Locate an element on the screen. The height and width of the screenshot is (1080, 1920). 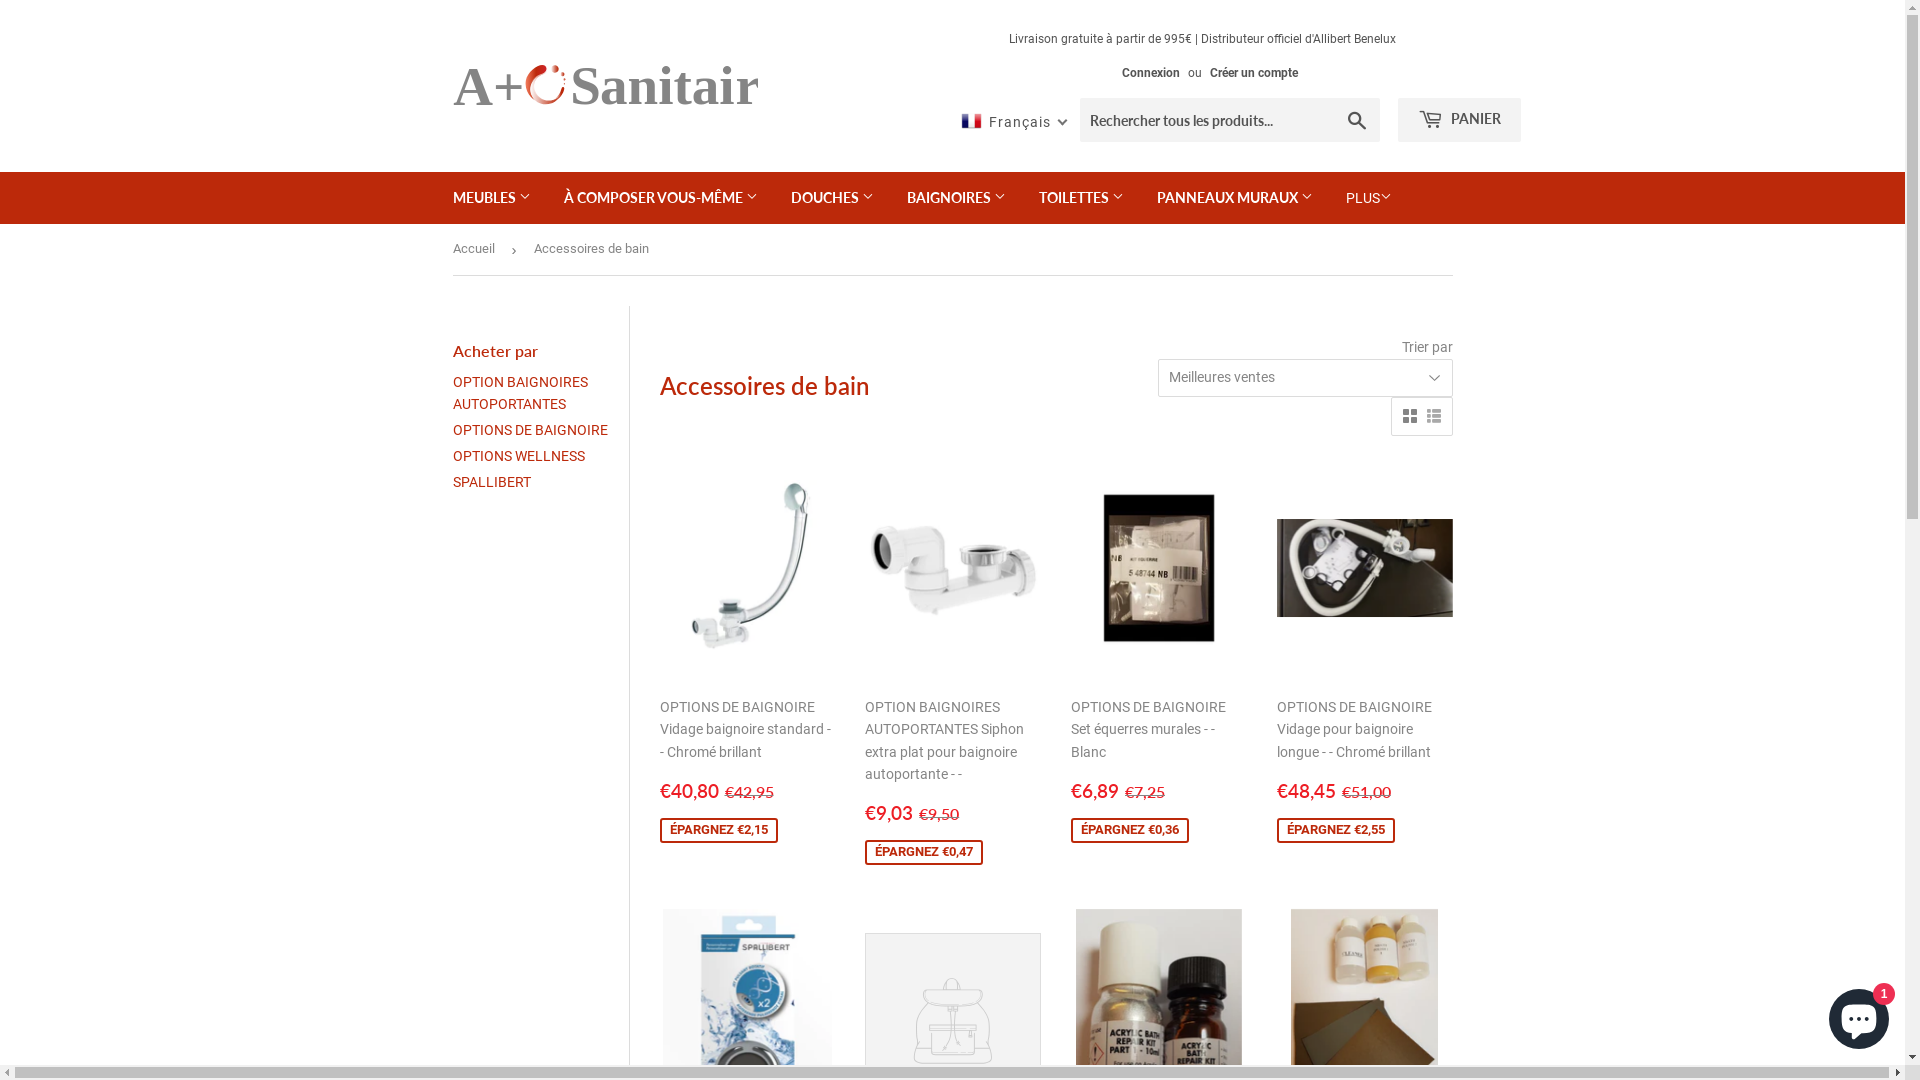
'PANNEAUX MURAUX' is located at coordinates (1233, 197).